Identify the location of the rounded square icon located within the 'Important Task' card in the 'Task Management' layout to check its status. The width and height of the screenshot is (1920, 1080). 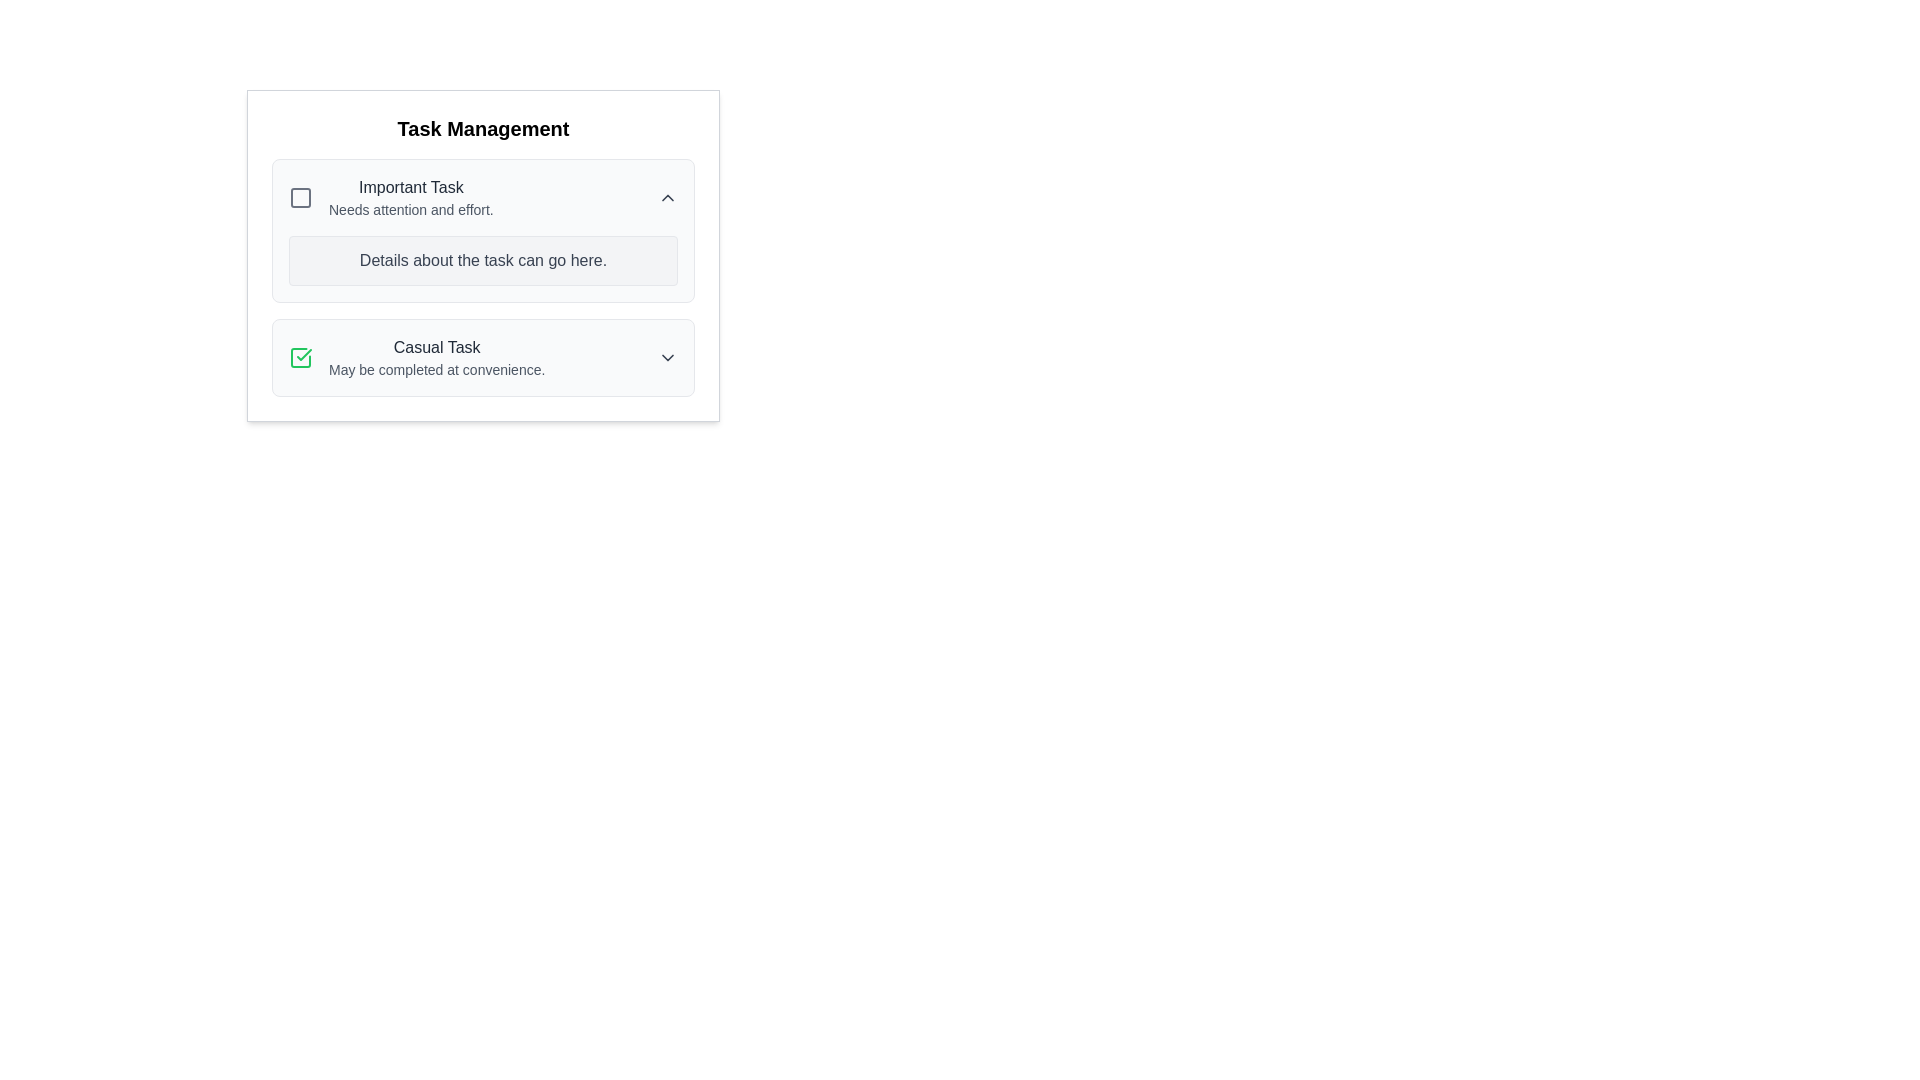
(300, 197).